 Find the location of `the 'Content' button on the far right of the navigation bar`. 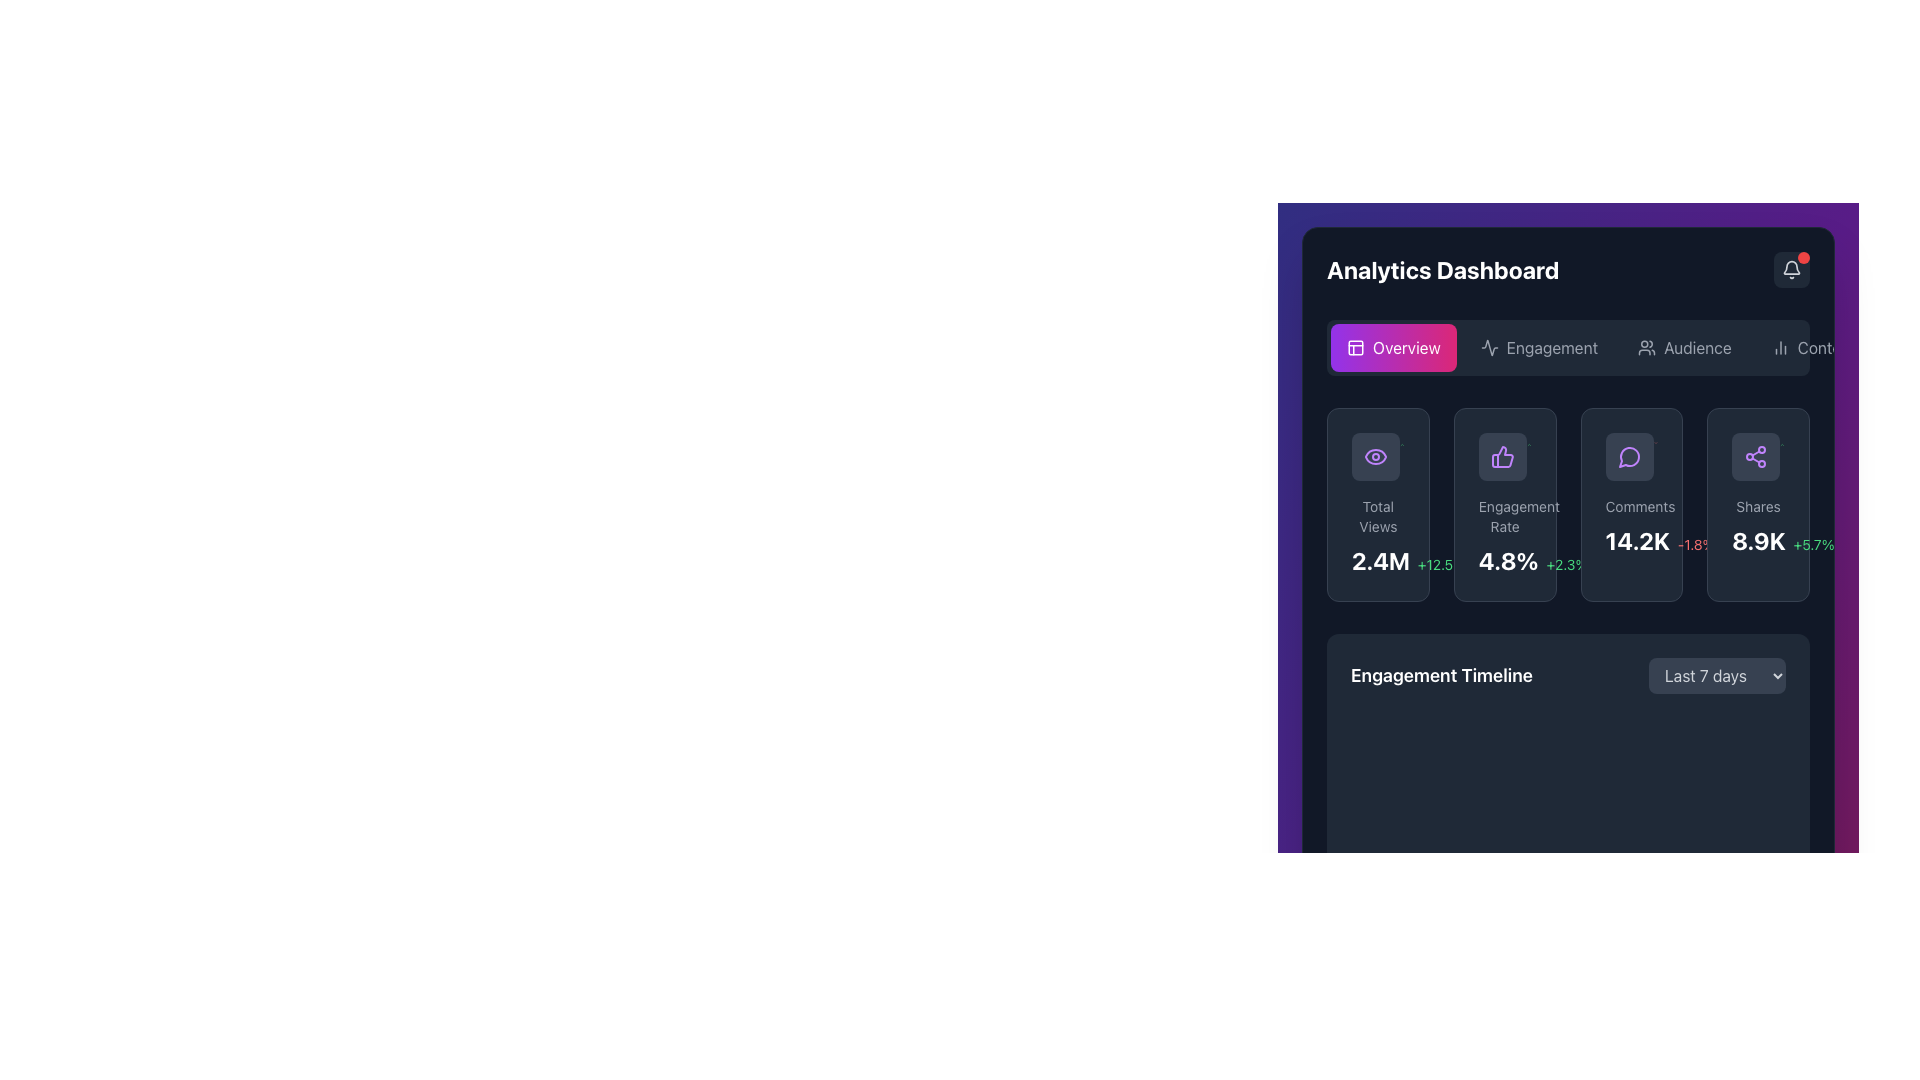

the 'Content' button on the far right of the navigation bar is located at coordinates (1813, 346).